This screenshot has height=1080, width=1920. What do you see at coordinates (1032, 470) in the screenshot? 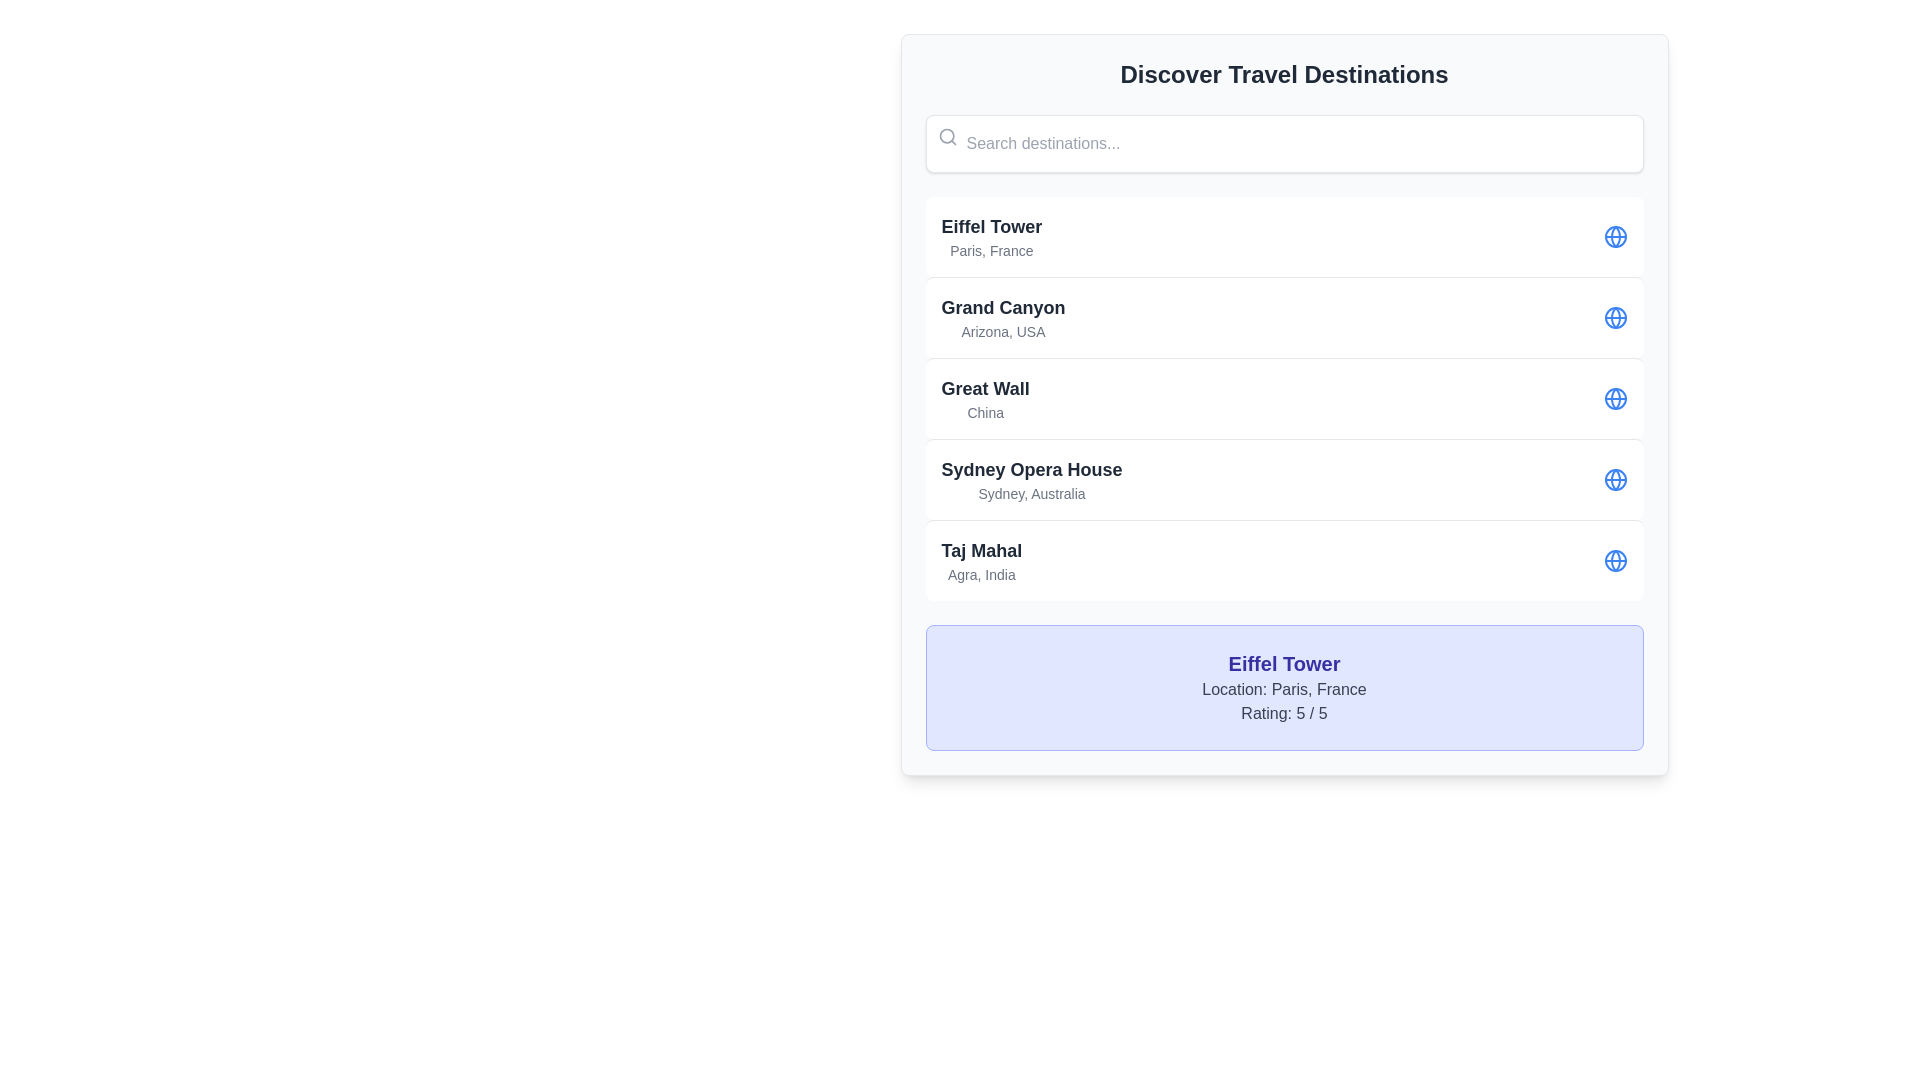
I see `text label that says 'Sydney Opera House', which is prominently displayed in a large, bold font within the fourth list item of the destinations` at bounding box center [1032, 470].